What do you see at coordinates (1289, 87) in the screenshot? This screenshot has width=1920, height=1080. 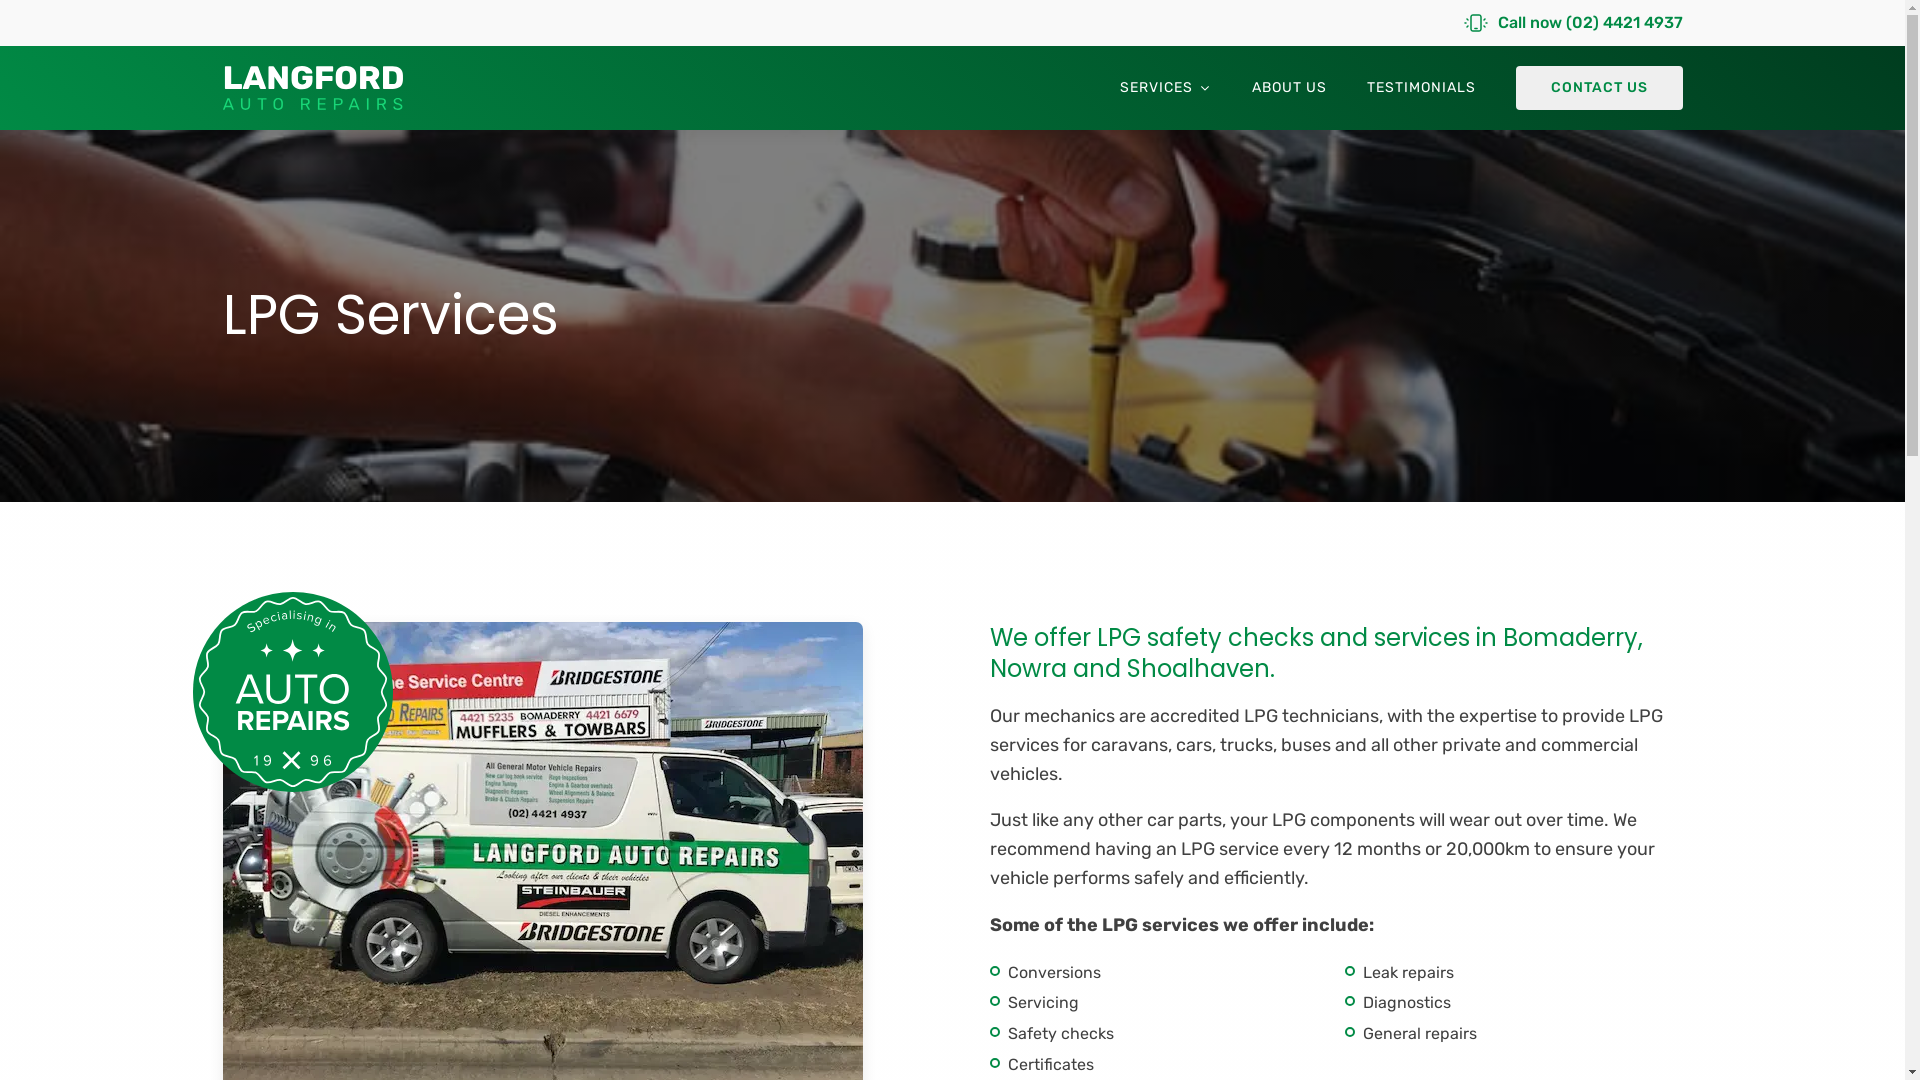 I see `'ABOUT US'` at bounding box center [1289, 87].